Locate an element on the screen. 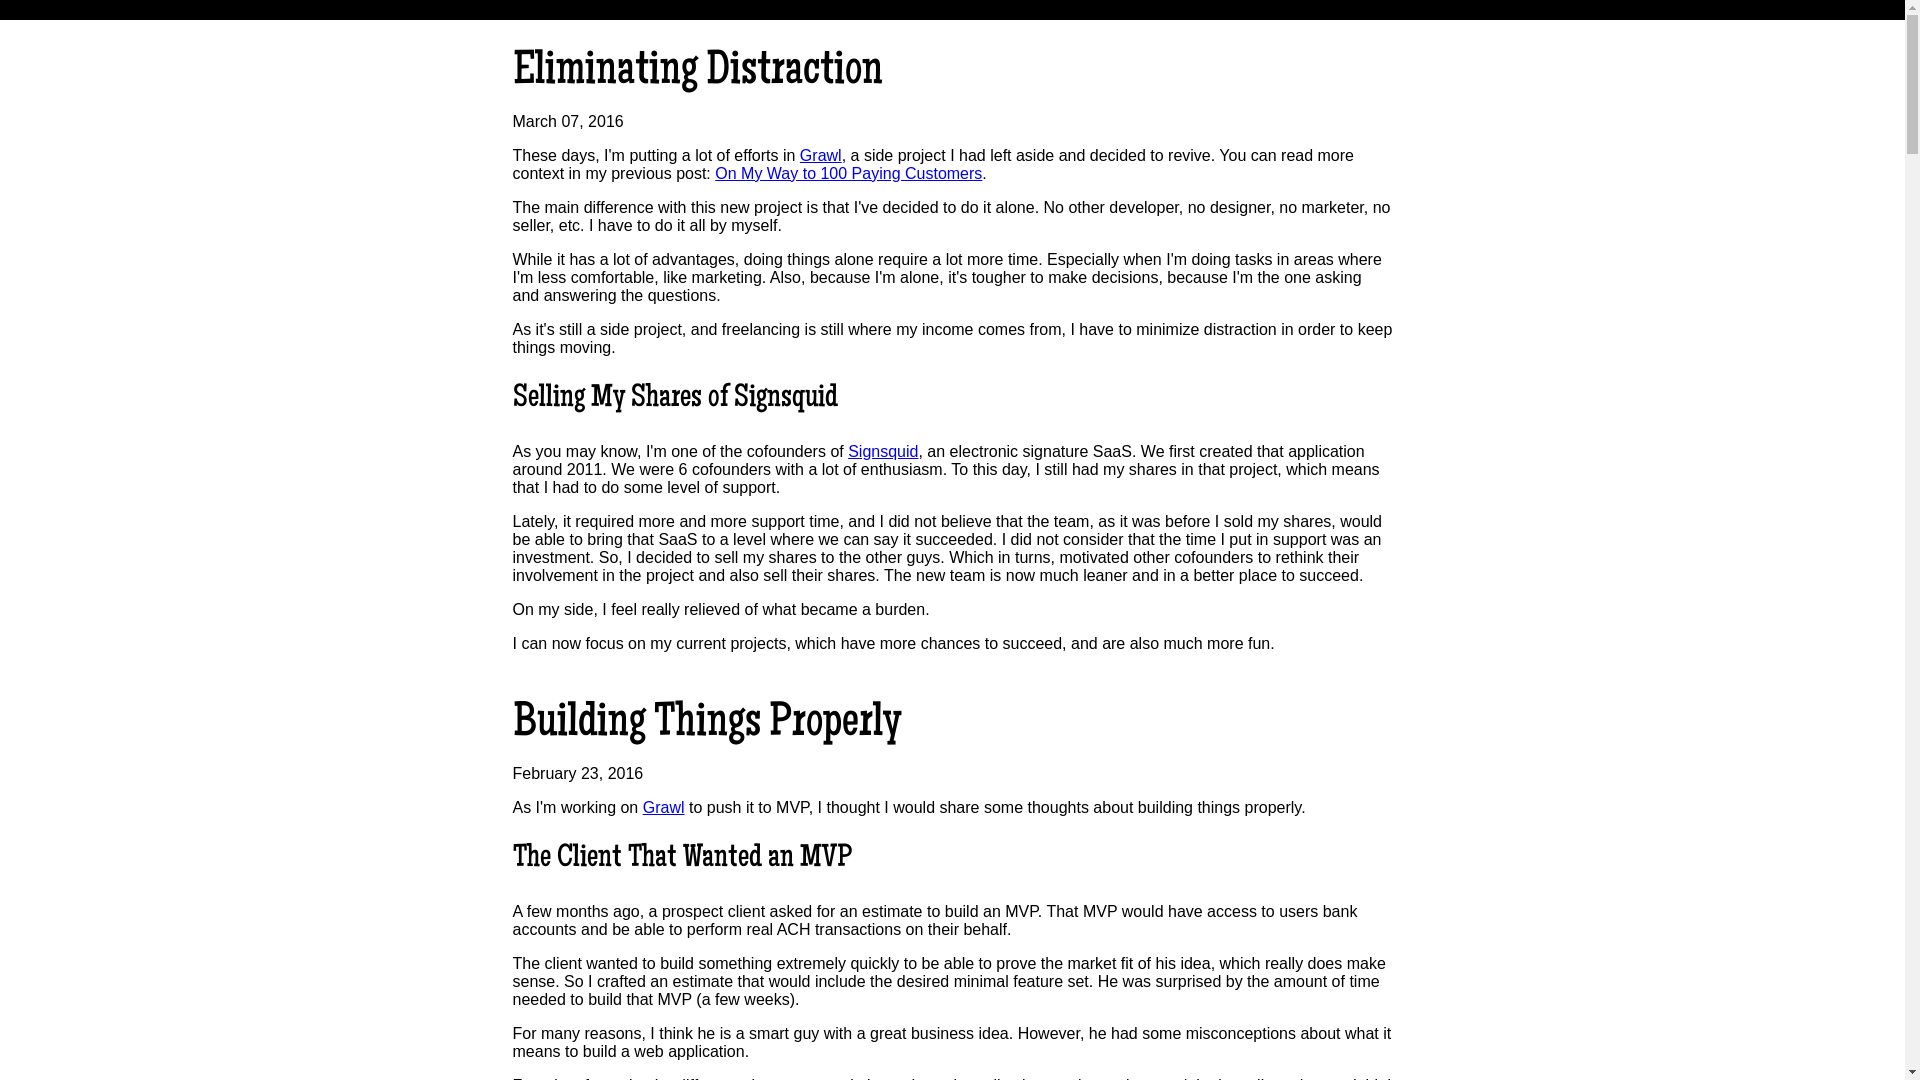 Image resolution: width=1920 pixels, height=1080 pixels. 'Signsquid' is located at coordinates (882, 451).